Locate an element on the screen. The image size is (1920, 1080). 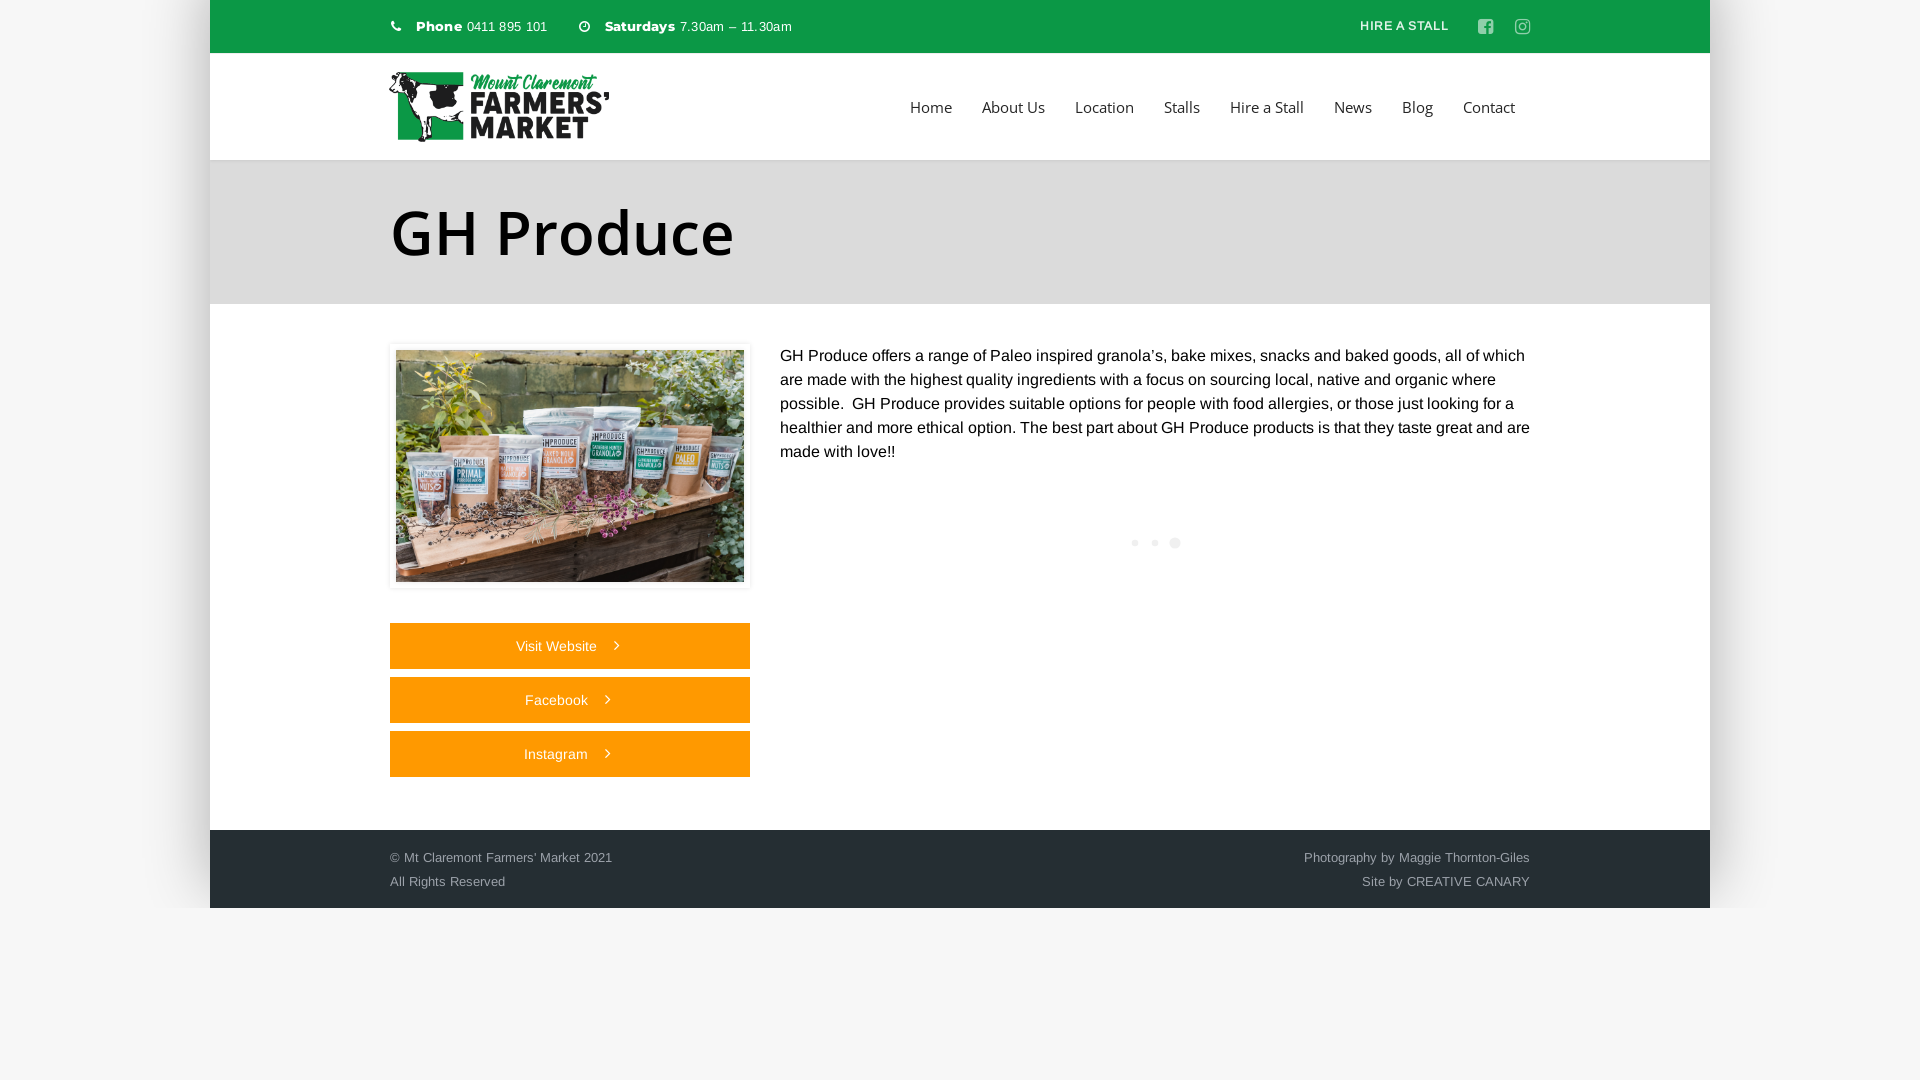
'News' is located at coordinates (1334, 107).